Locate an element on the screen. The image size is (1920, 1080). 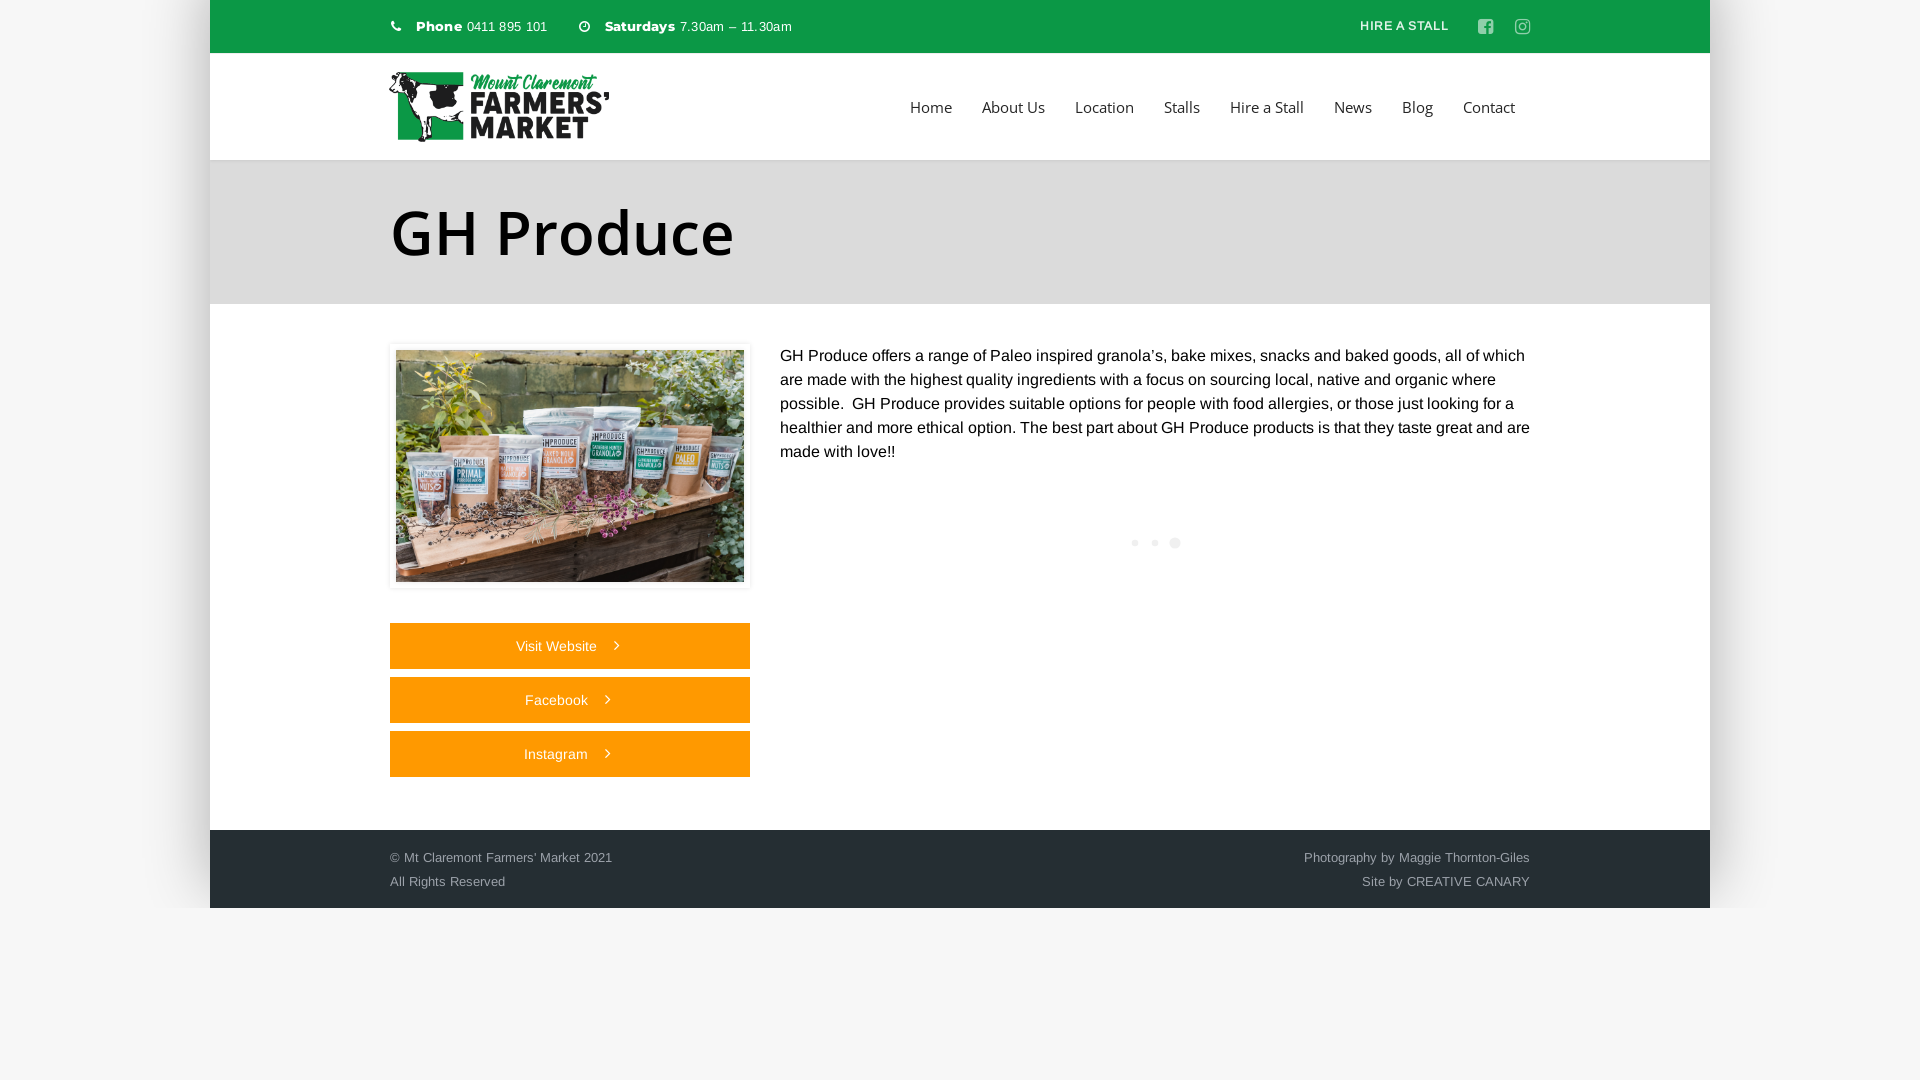
'News' is located at coordinates (1334, 107).